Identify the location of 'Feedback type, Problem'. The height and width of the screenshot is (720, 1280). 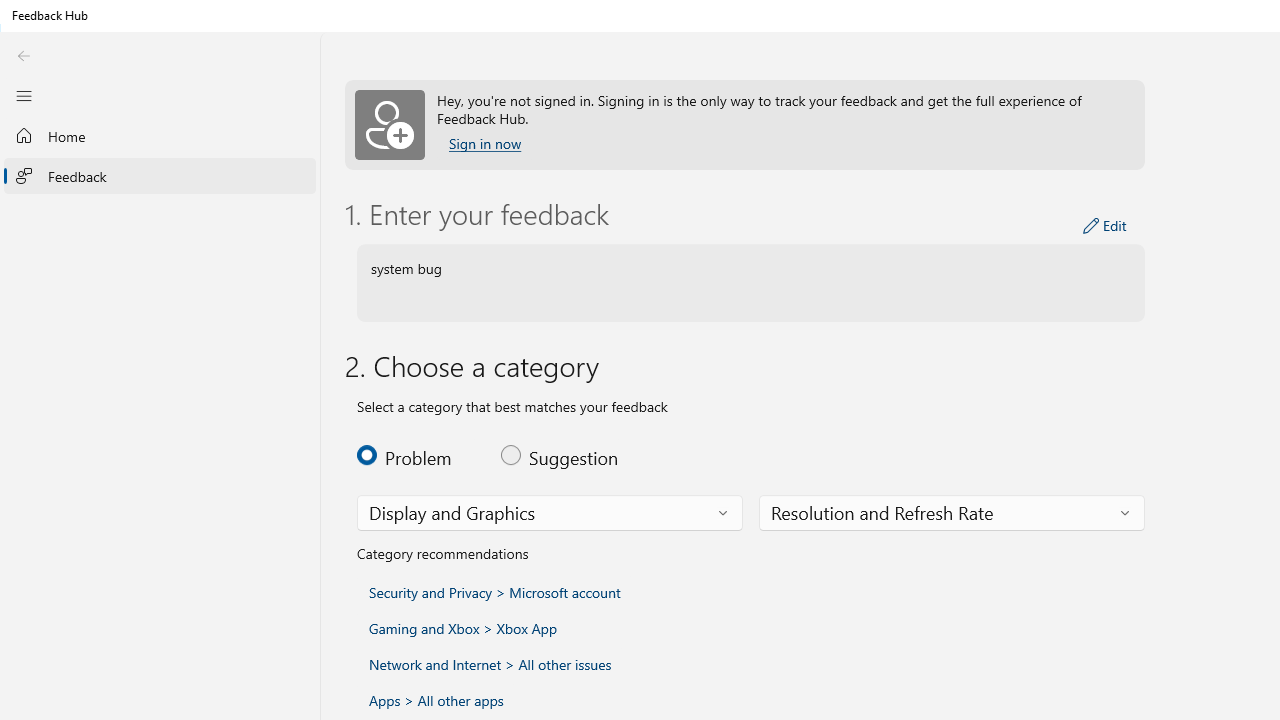
(416, 455).